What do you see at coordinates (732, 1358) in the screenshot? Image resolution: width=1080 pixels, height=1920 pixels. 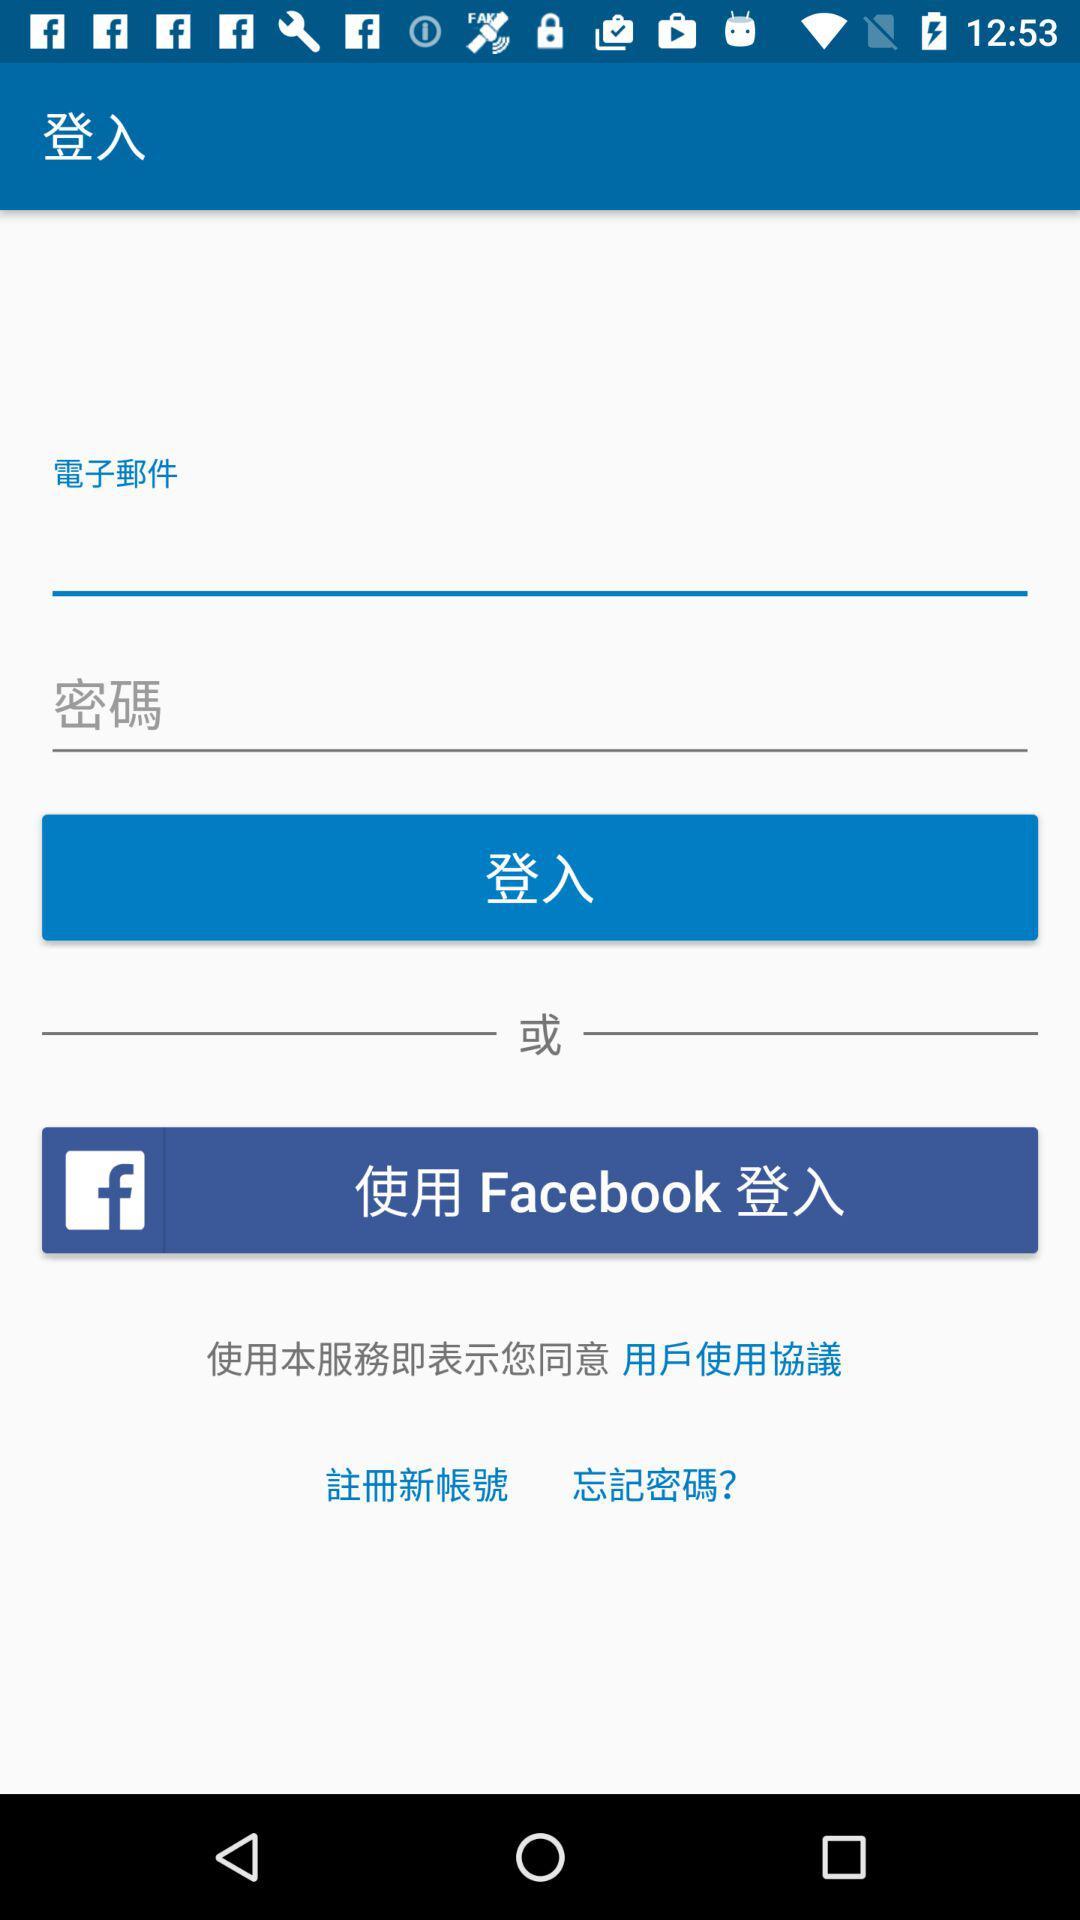 I see `item at the bottom right corner` at bounding box center [732, 1358].